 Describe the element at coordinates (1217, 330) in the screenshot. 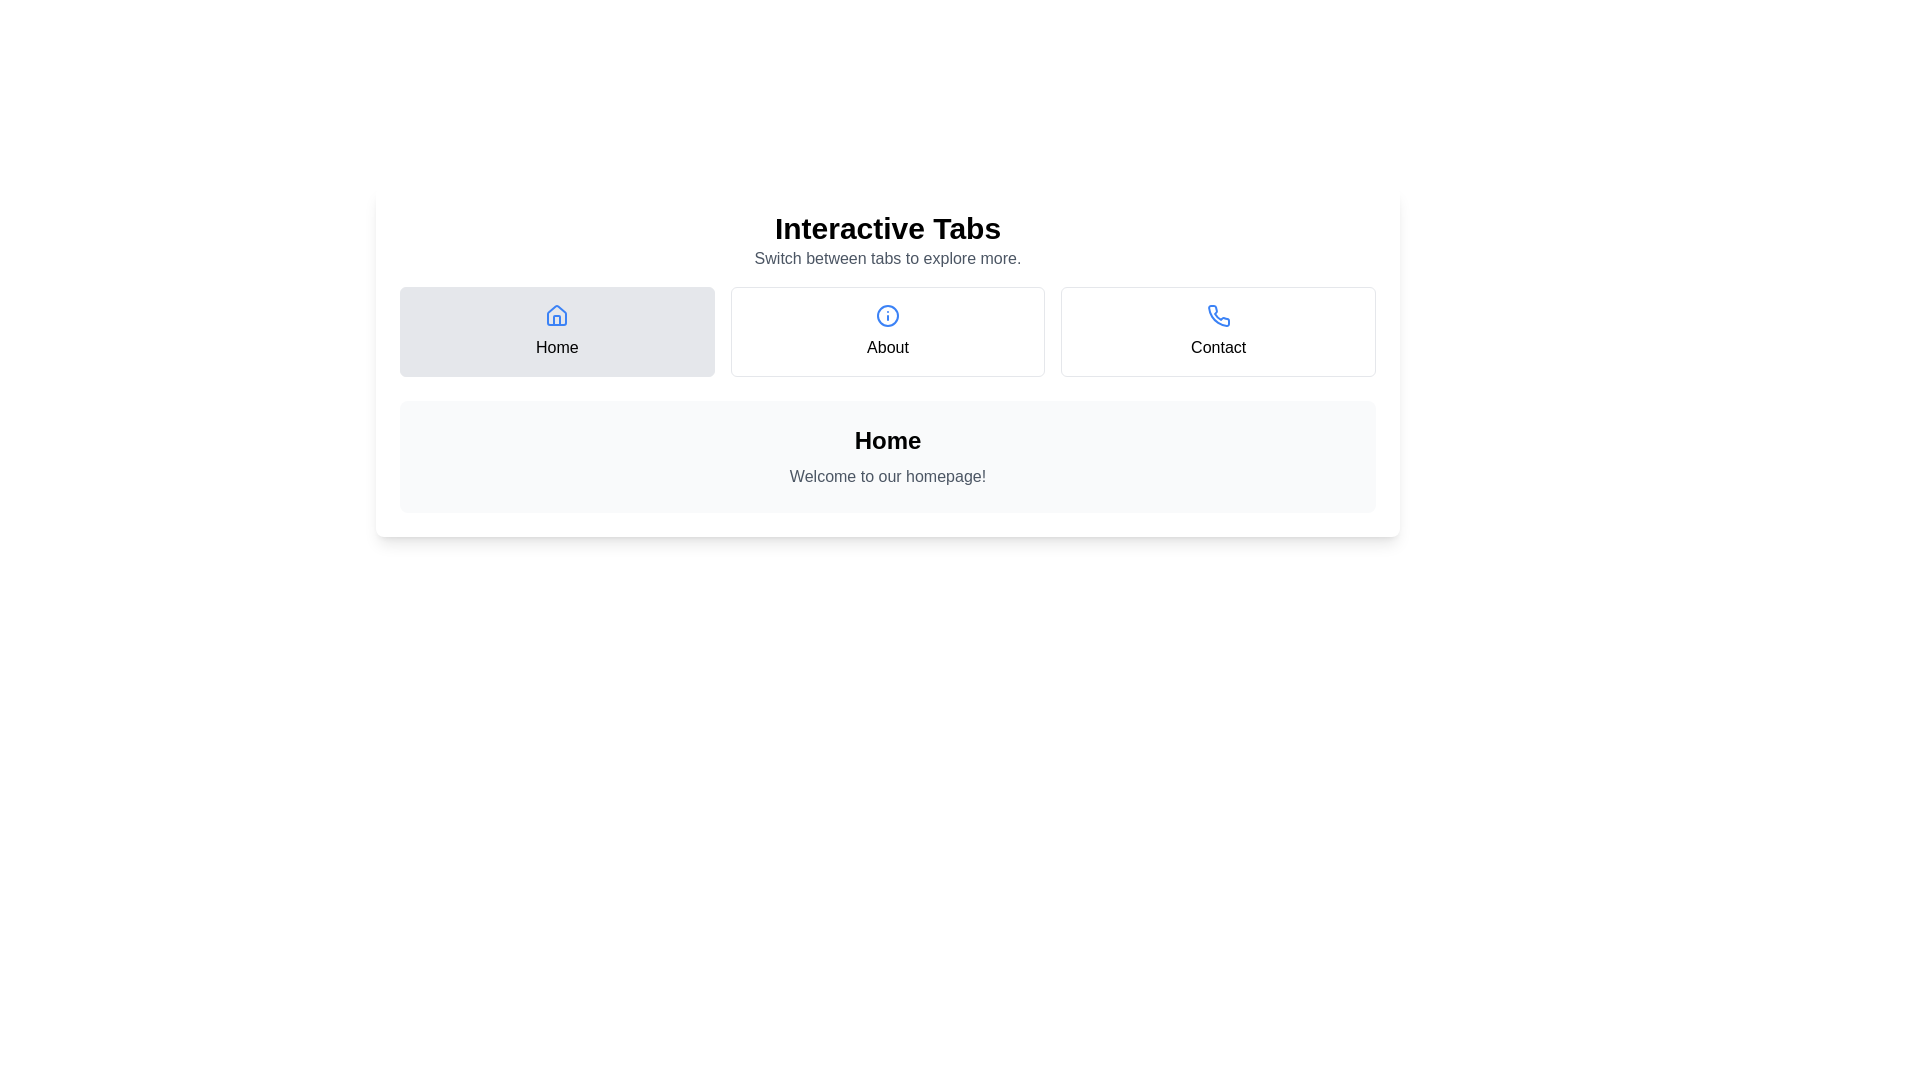

I see `the Contact tab by clicking on it` at that location.